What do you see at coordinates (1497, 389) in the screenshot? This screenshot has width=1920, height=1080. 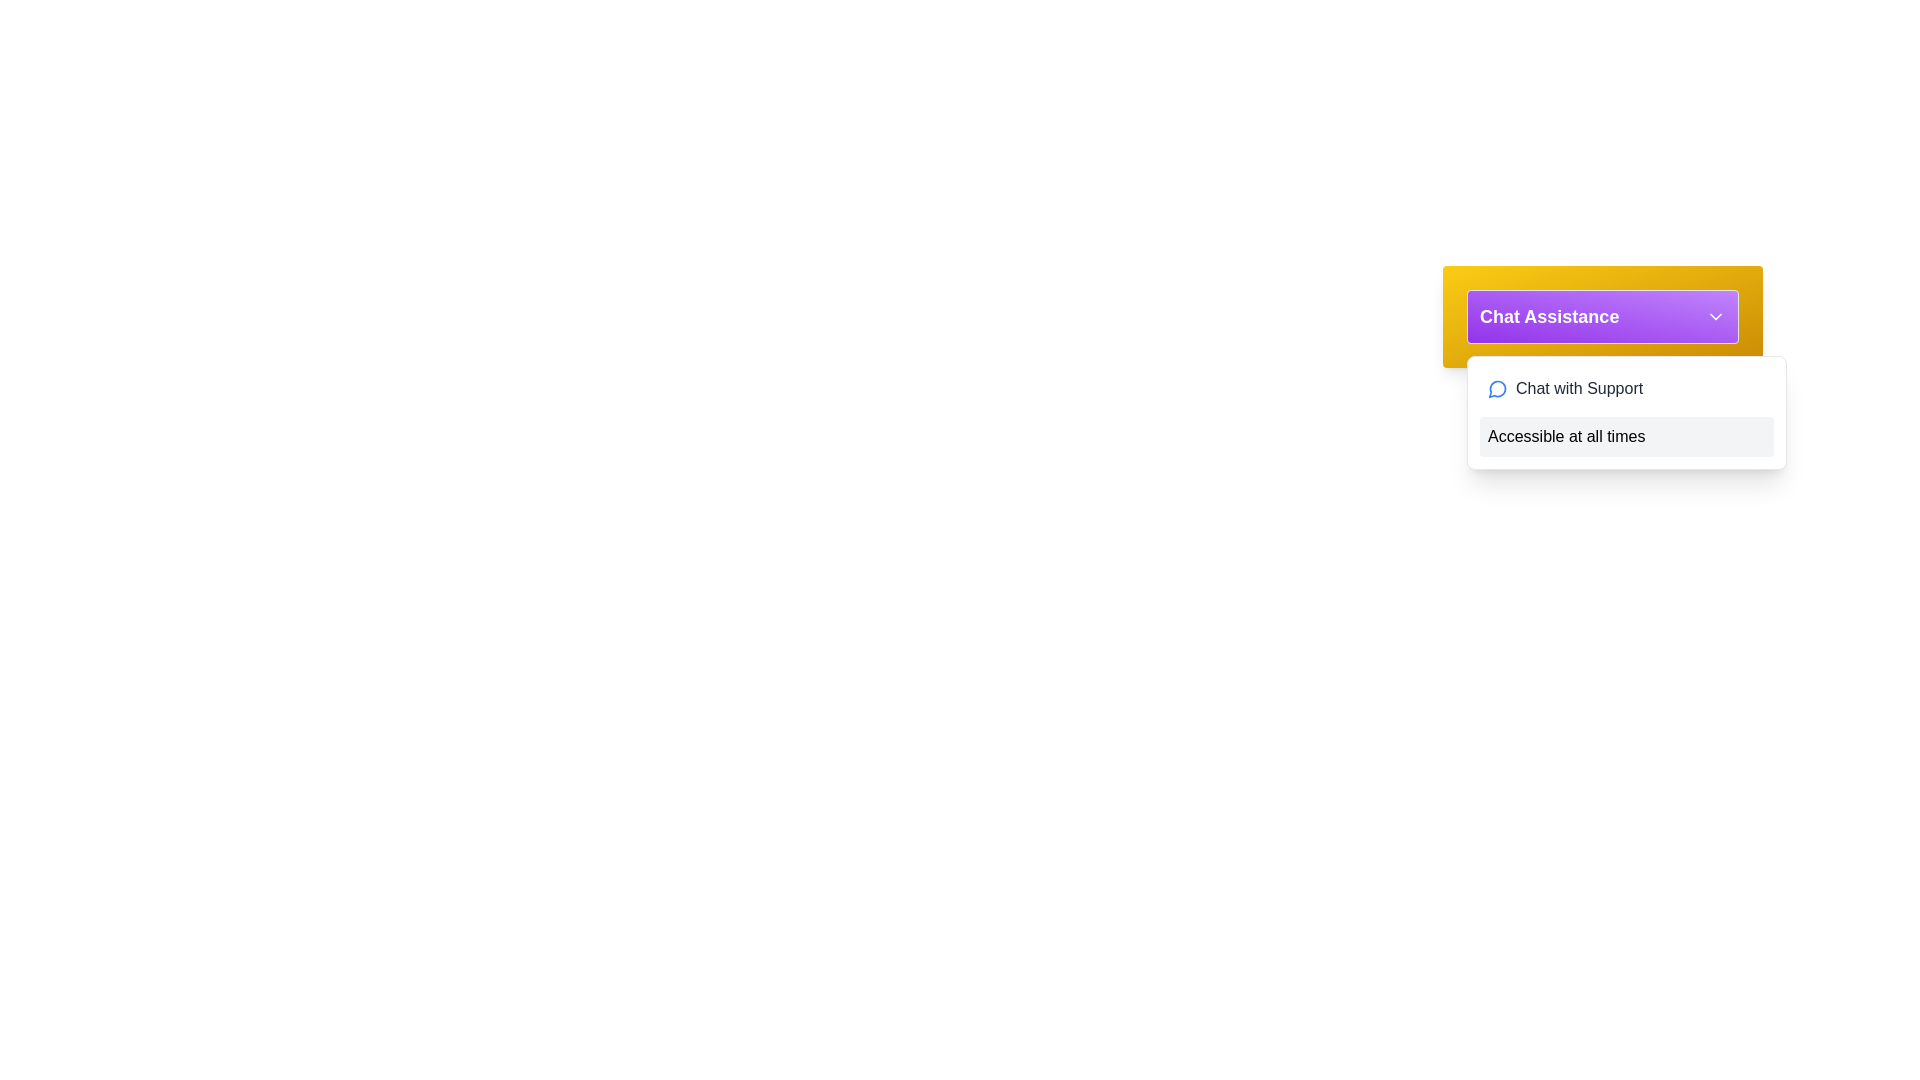 I see `the circular blue icon with a speech-bubble-like outline, located to the left of the 'Chat with Support' label, to initiate chat or perform a related action` at bounding box center [1497, 389].